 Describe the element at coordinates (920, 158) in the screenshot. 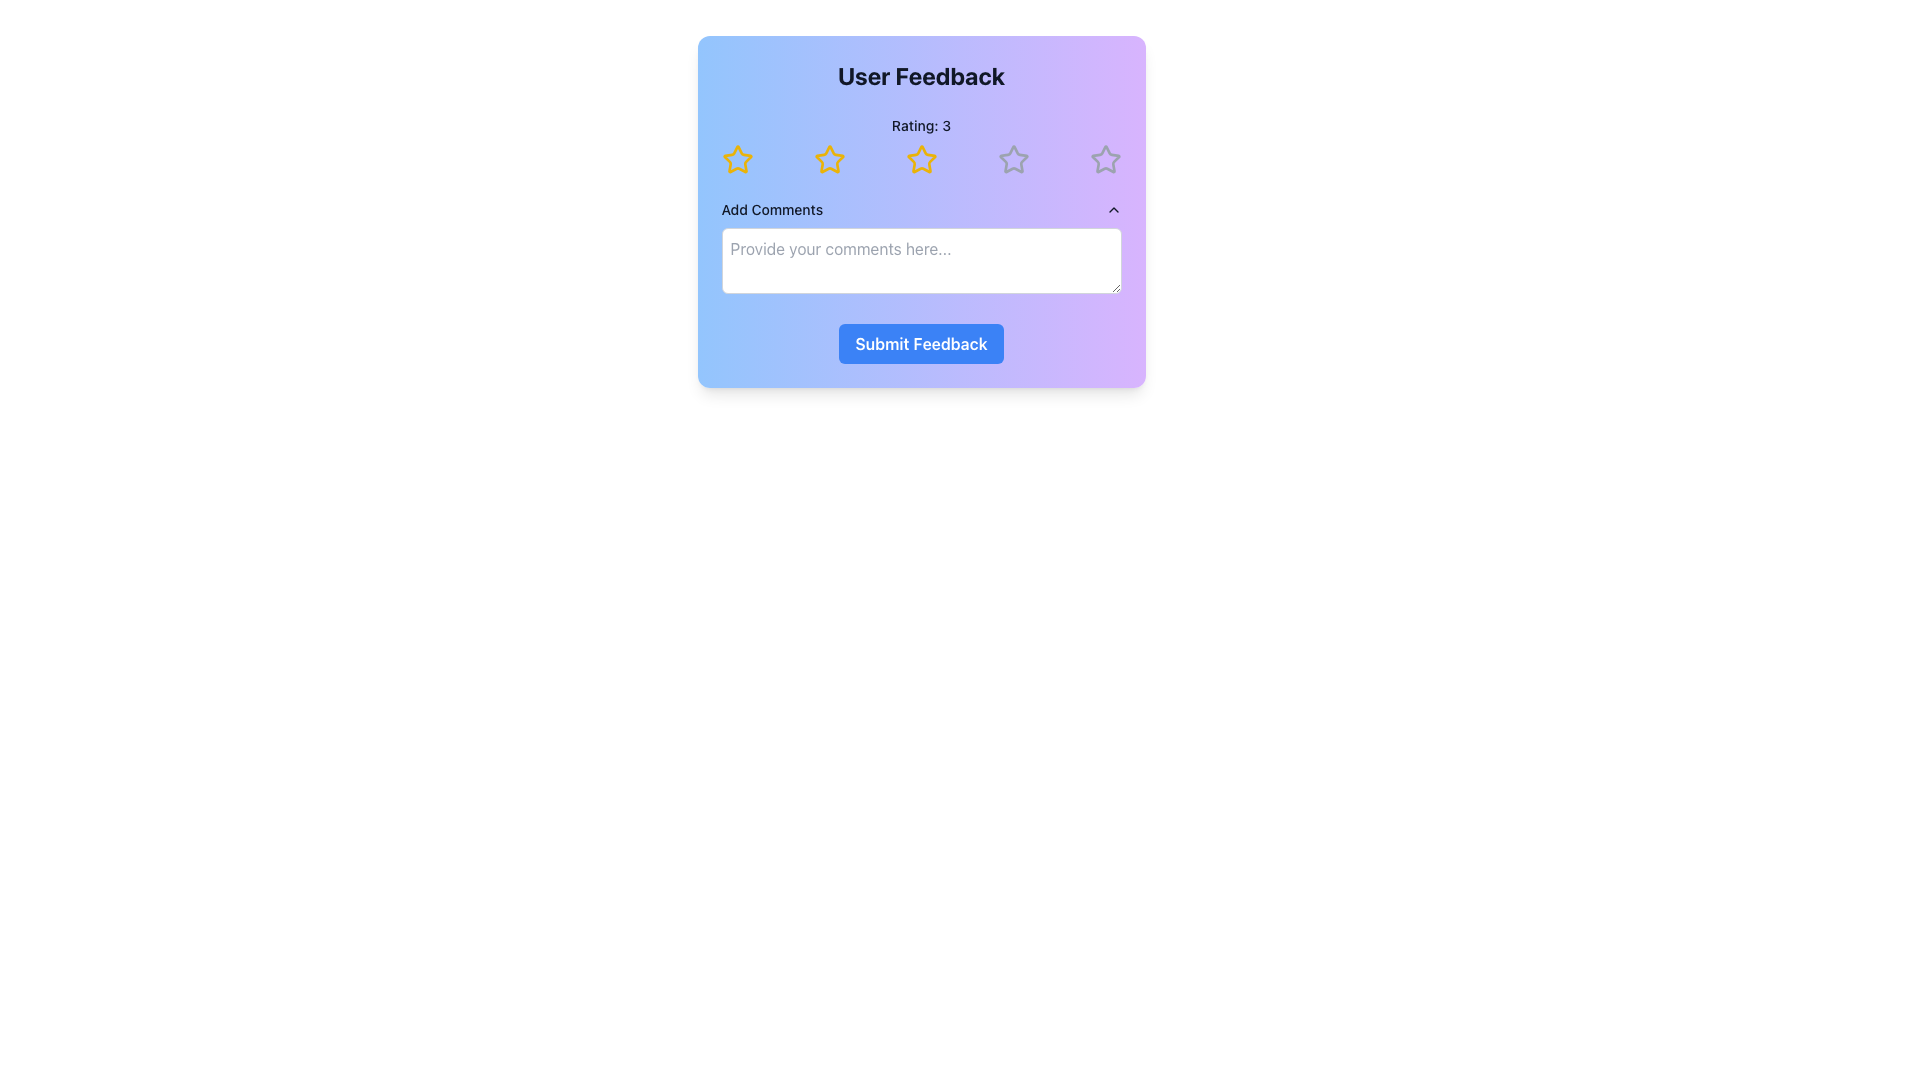

I see `the third star icon in the 5-star rating system, which allows the user to select a rating of 3 out of 5` at that location.